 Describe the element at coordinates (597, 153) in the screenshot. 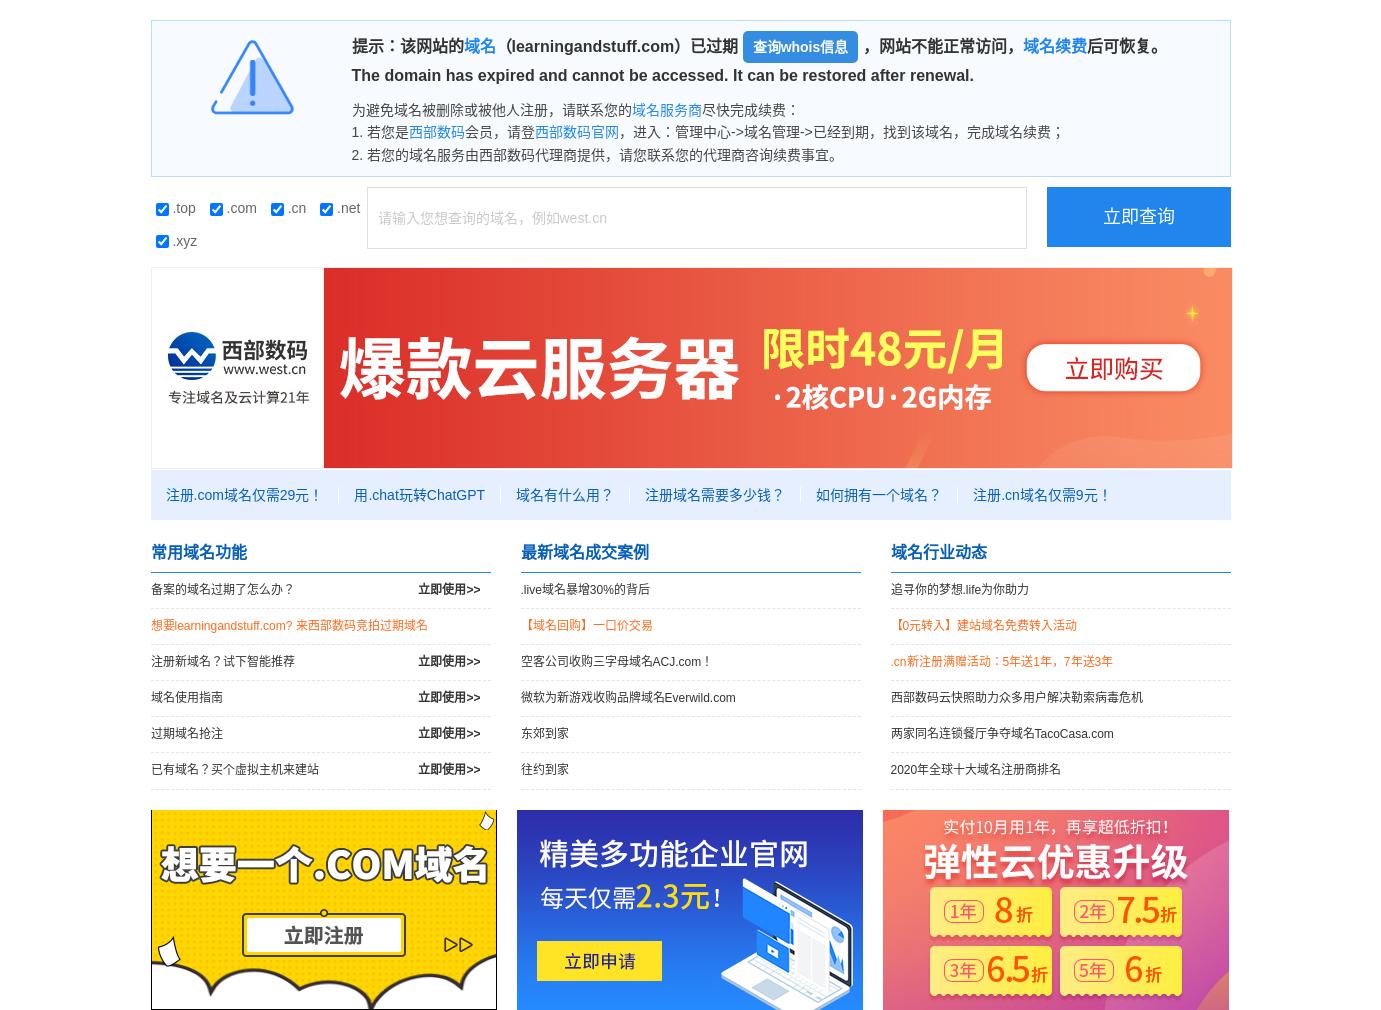

I see `'2. 若您的域名服务由西部数码代理商提供，请您联系您的代理商咨询续费事宜。'` at that location.